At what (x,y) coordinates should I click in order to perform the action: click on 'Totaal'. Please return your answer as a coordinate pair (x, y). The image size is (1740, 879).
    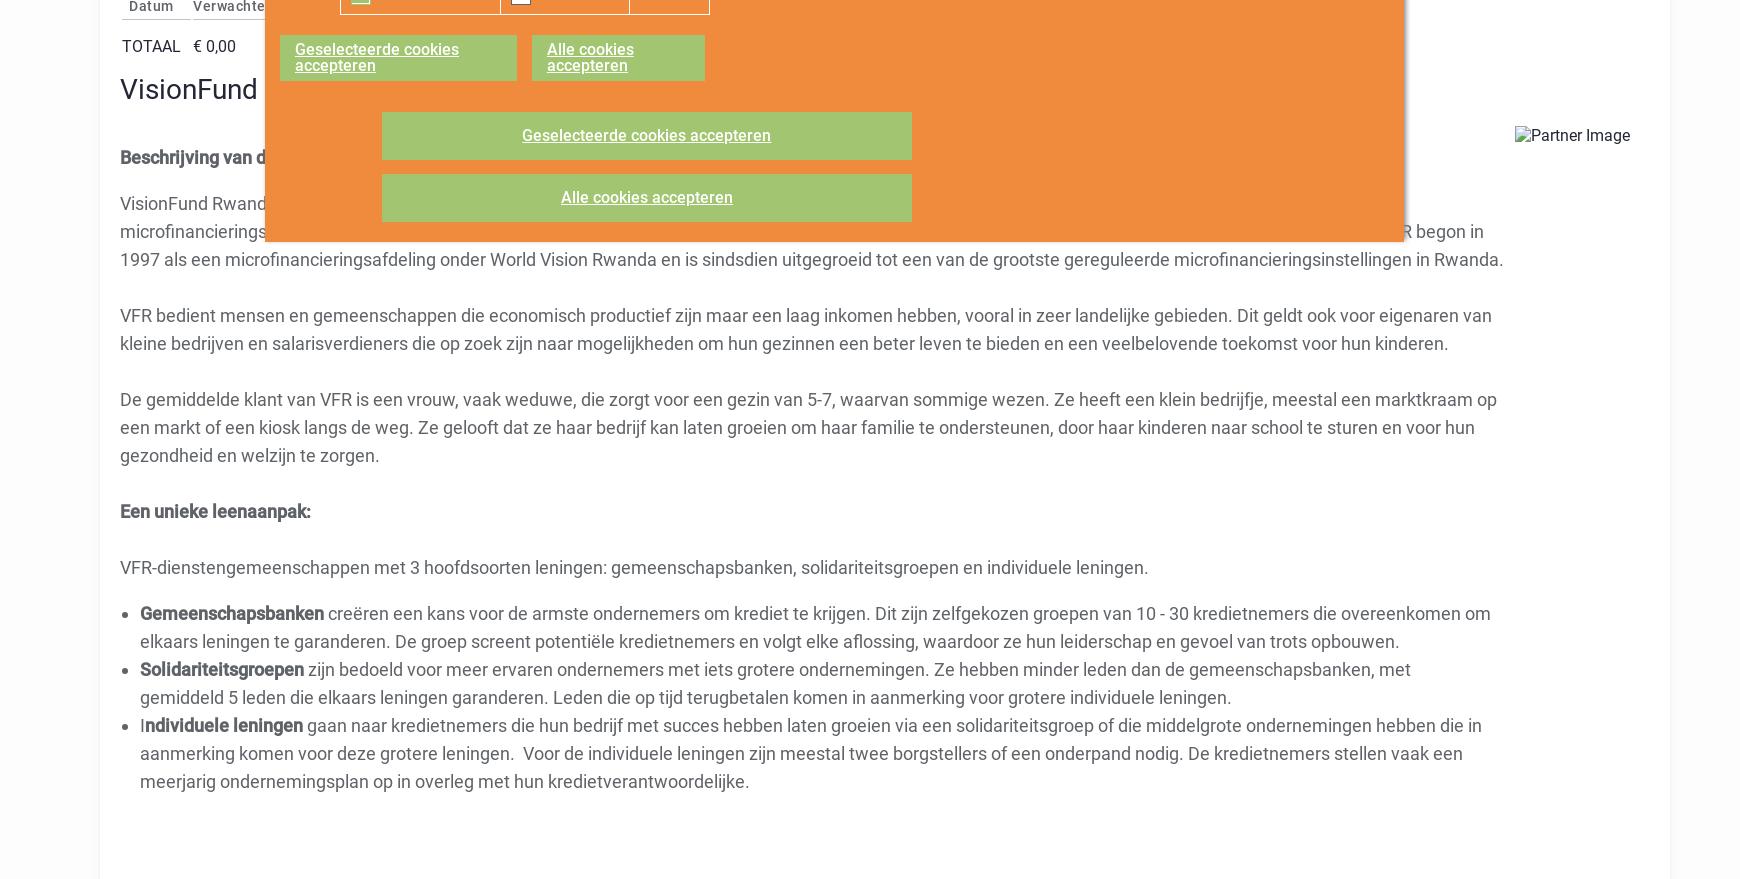
    Looking at the image, I should click on (150, 45).